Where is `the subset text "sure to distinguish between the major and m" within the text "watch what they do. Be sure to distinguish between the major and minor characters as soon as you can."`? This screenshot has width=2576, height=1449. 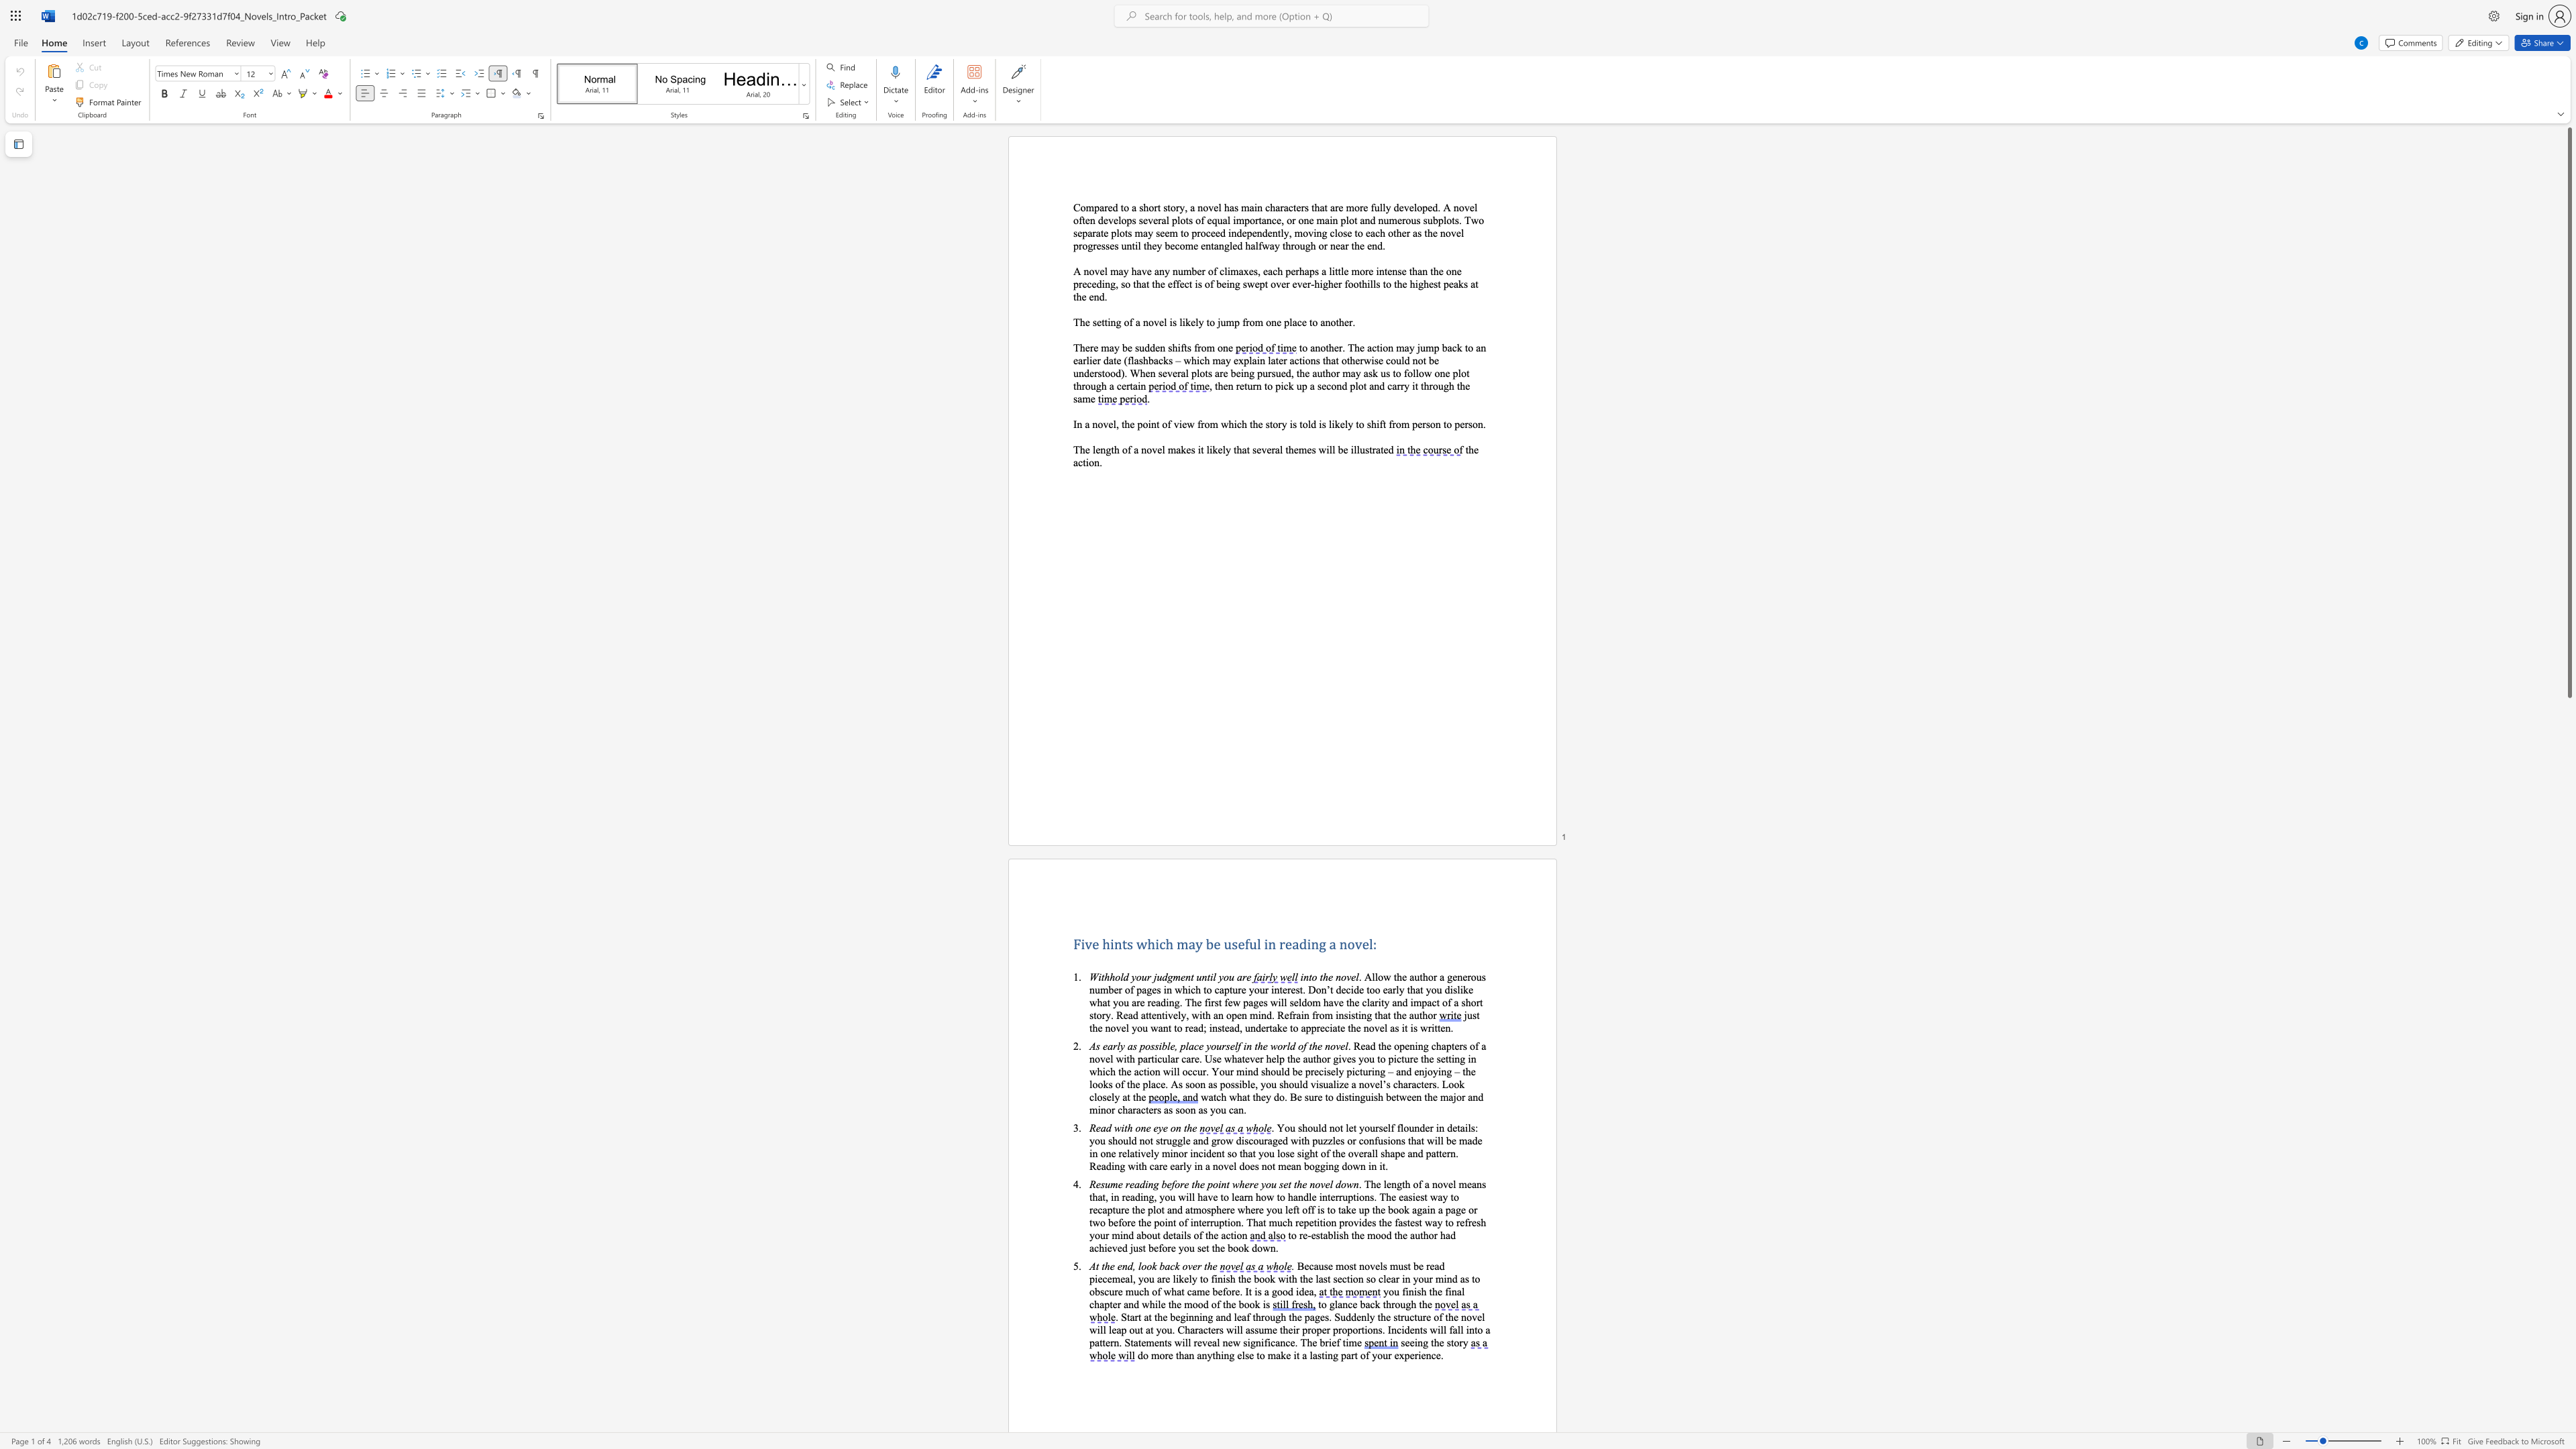
the subset text "sure to distinguish between the major and m" within the text "watch what they do. Be sure to distinguish between the major and minor characters as soon as you can." is located at coordinates (1304, 1096).